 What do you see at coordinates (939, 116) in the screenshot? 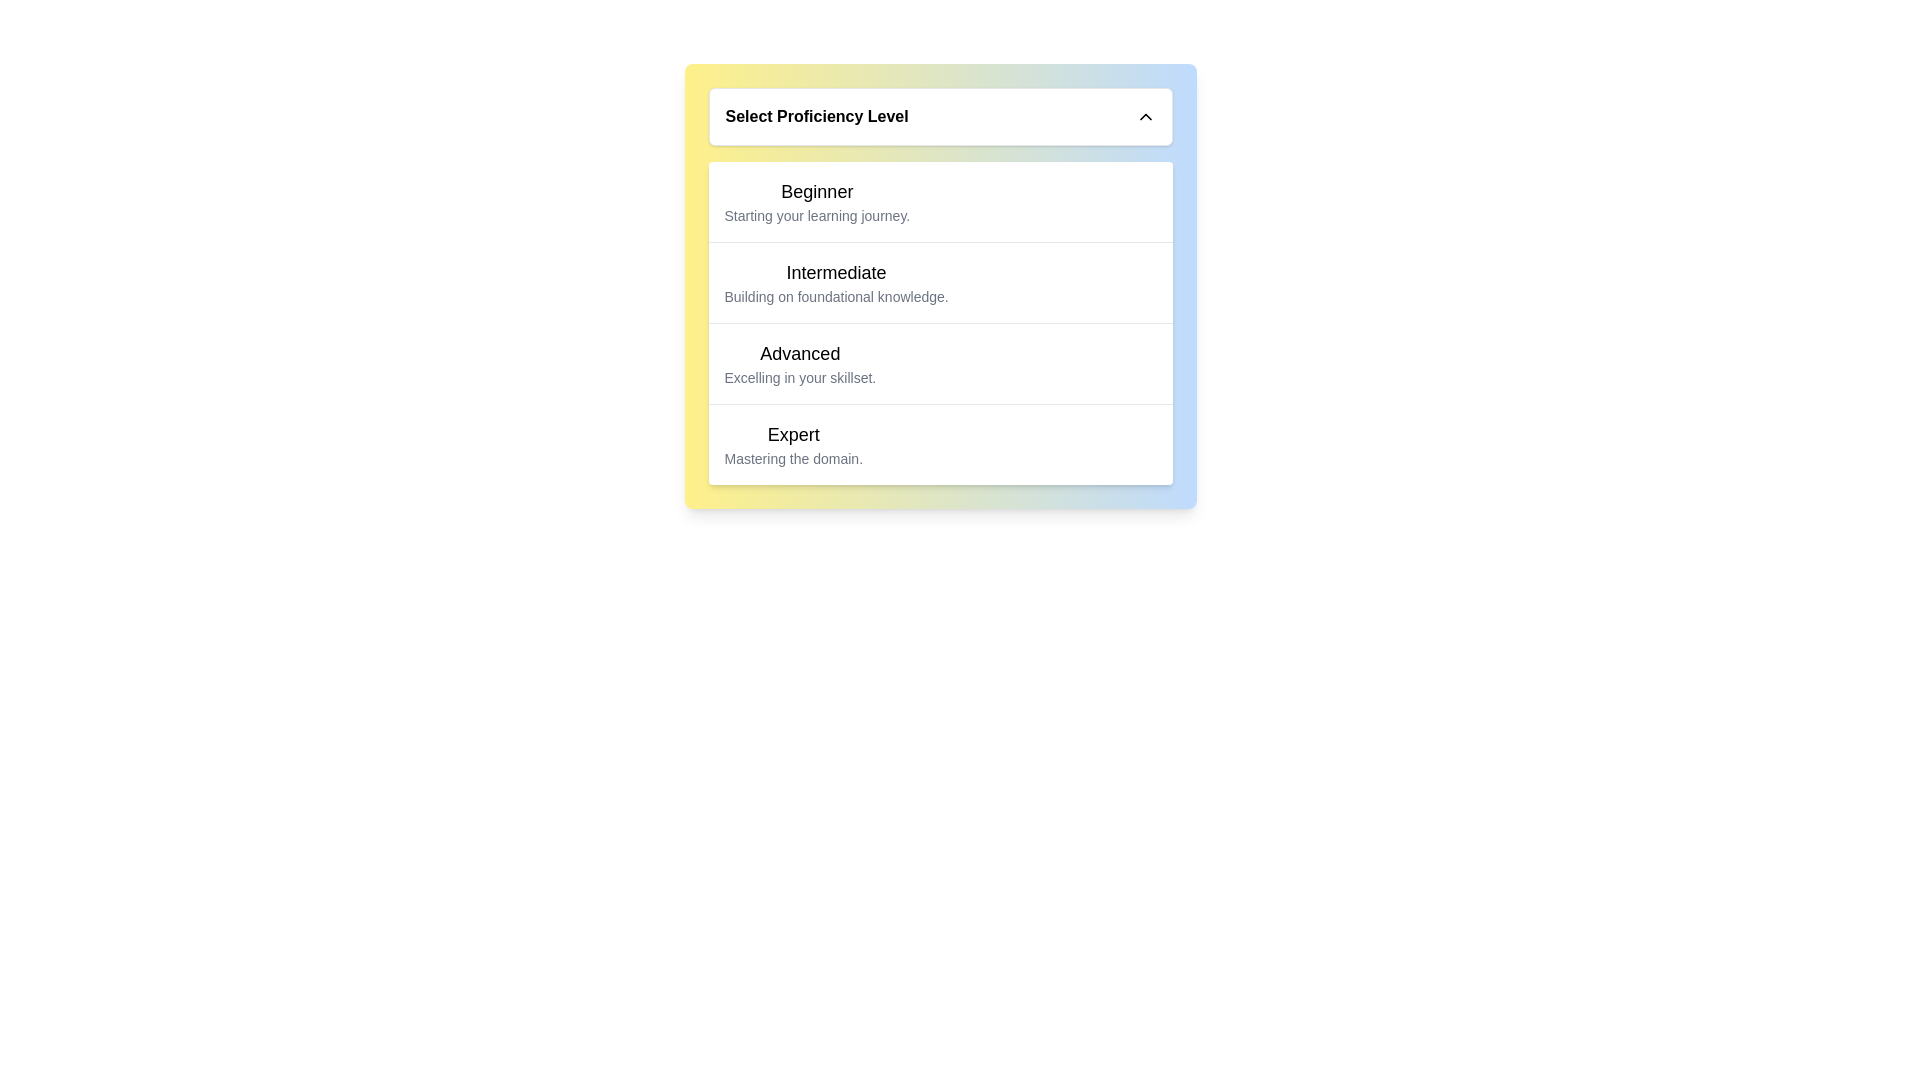
I see `the dropdown trigger for selecting a proficiency level` at bounding box center [939, 116].